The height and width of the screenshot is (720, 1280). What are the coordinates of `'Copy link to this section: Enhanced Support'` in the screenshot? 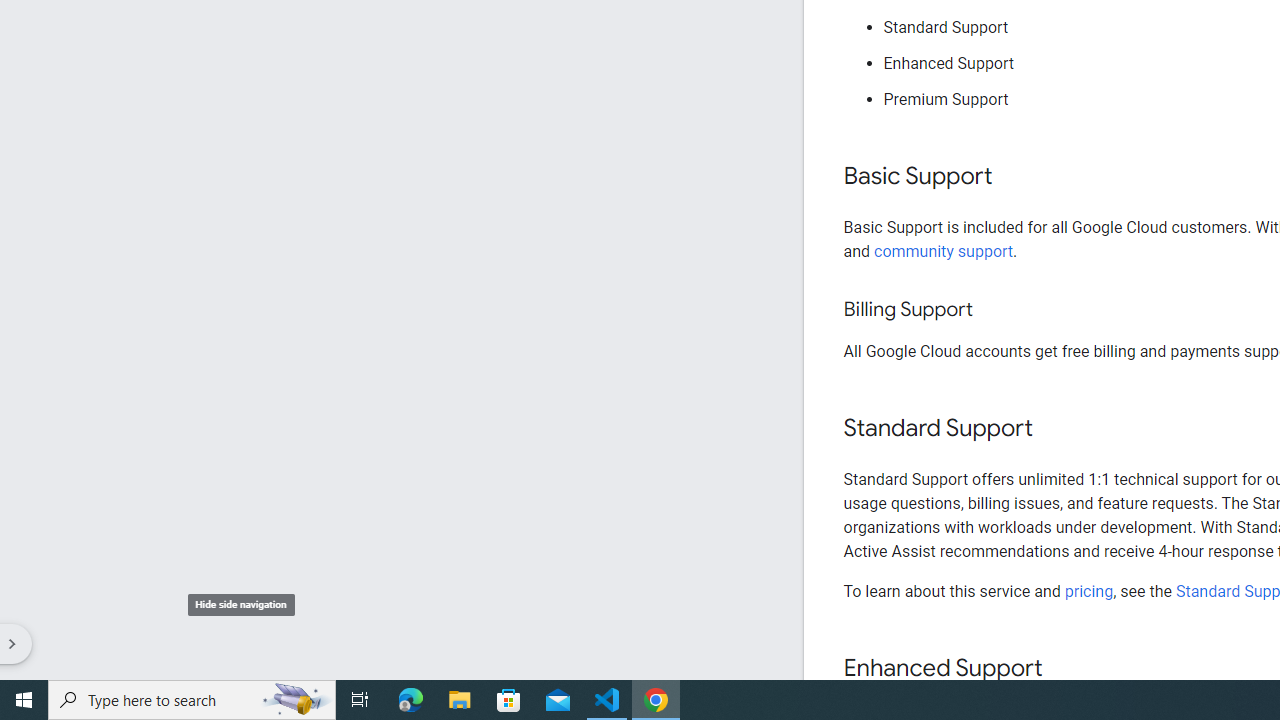 It's located at (1061, 669).